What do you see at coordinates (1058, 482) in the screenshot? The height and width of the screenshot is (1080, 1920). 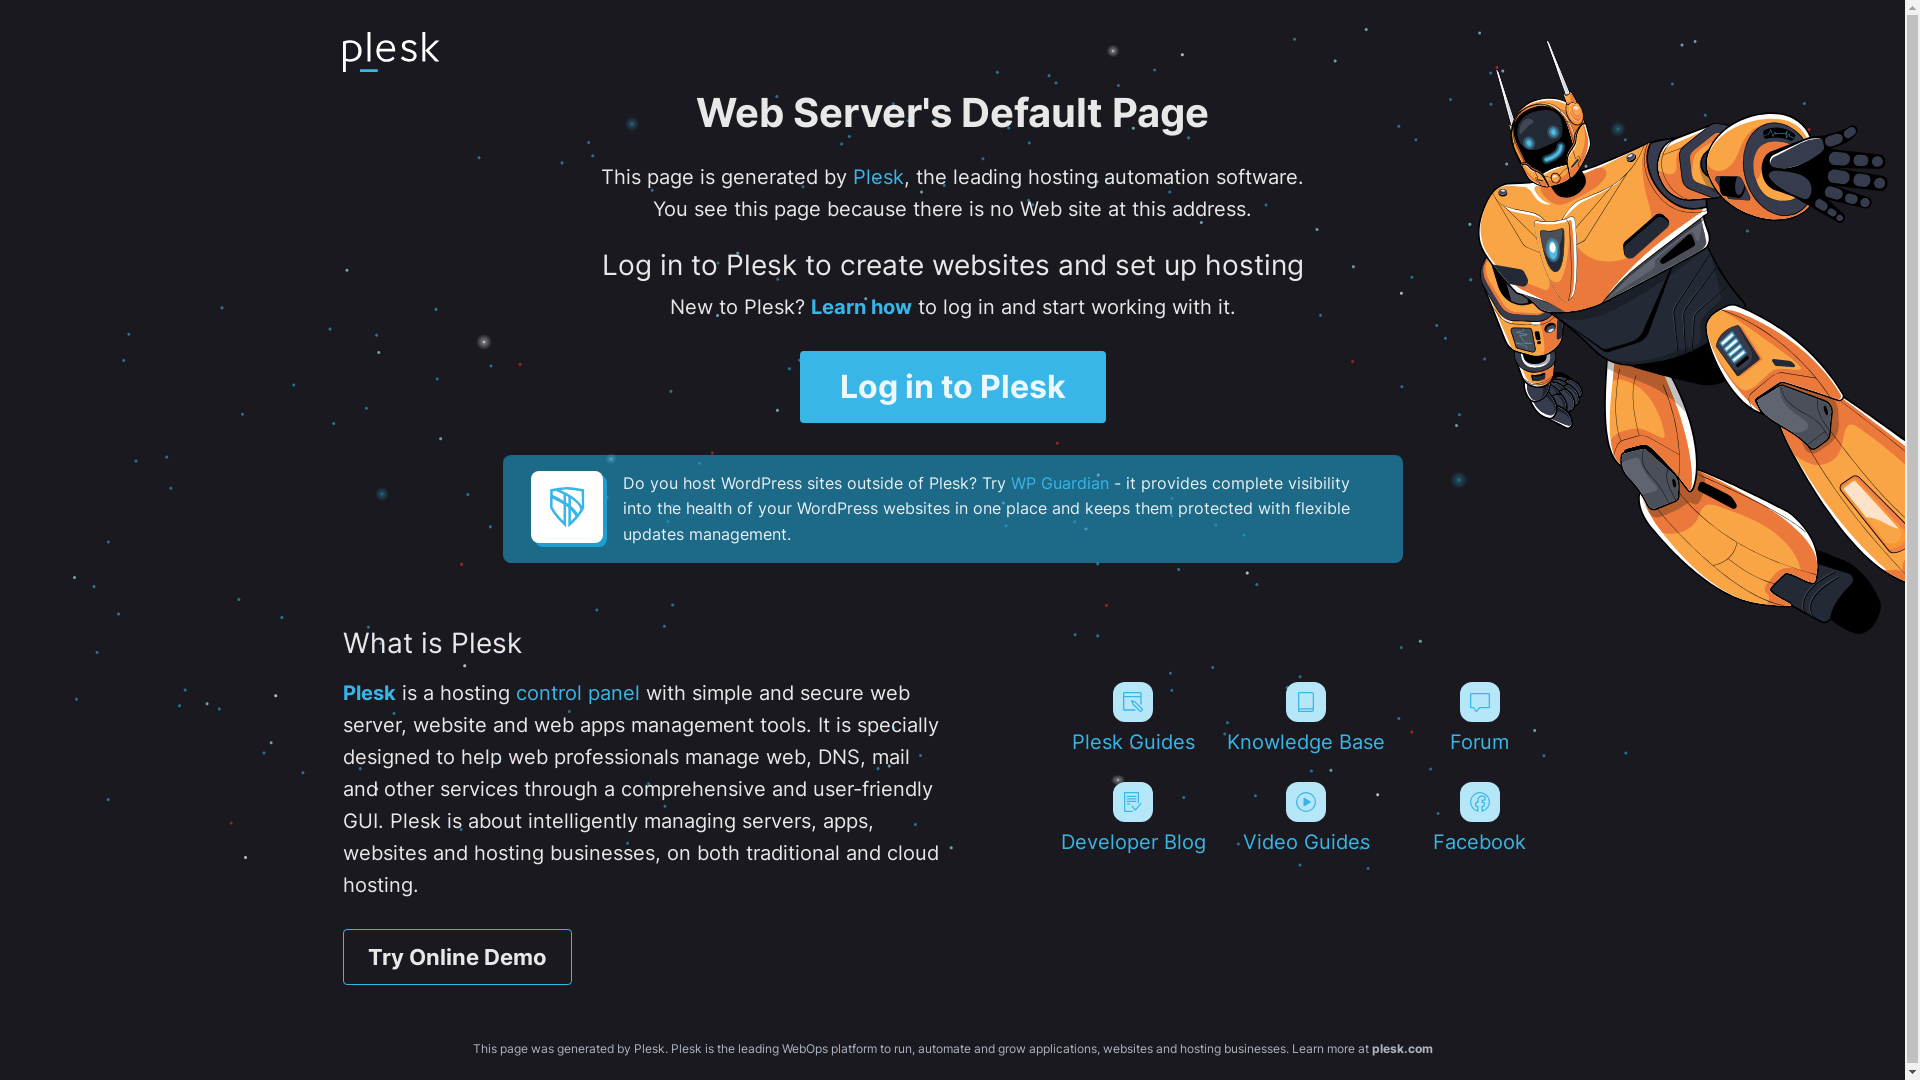 I see `'WP Guardian'` at bounding box center [1058, 482].